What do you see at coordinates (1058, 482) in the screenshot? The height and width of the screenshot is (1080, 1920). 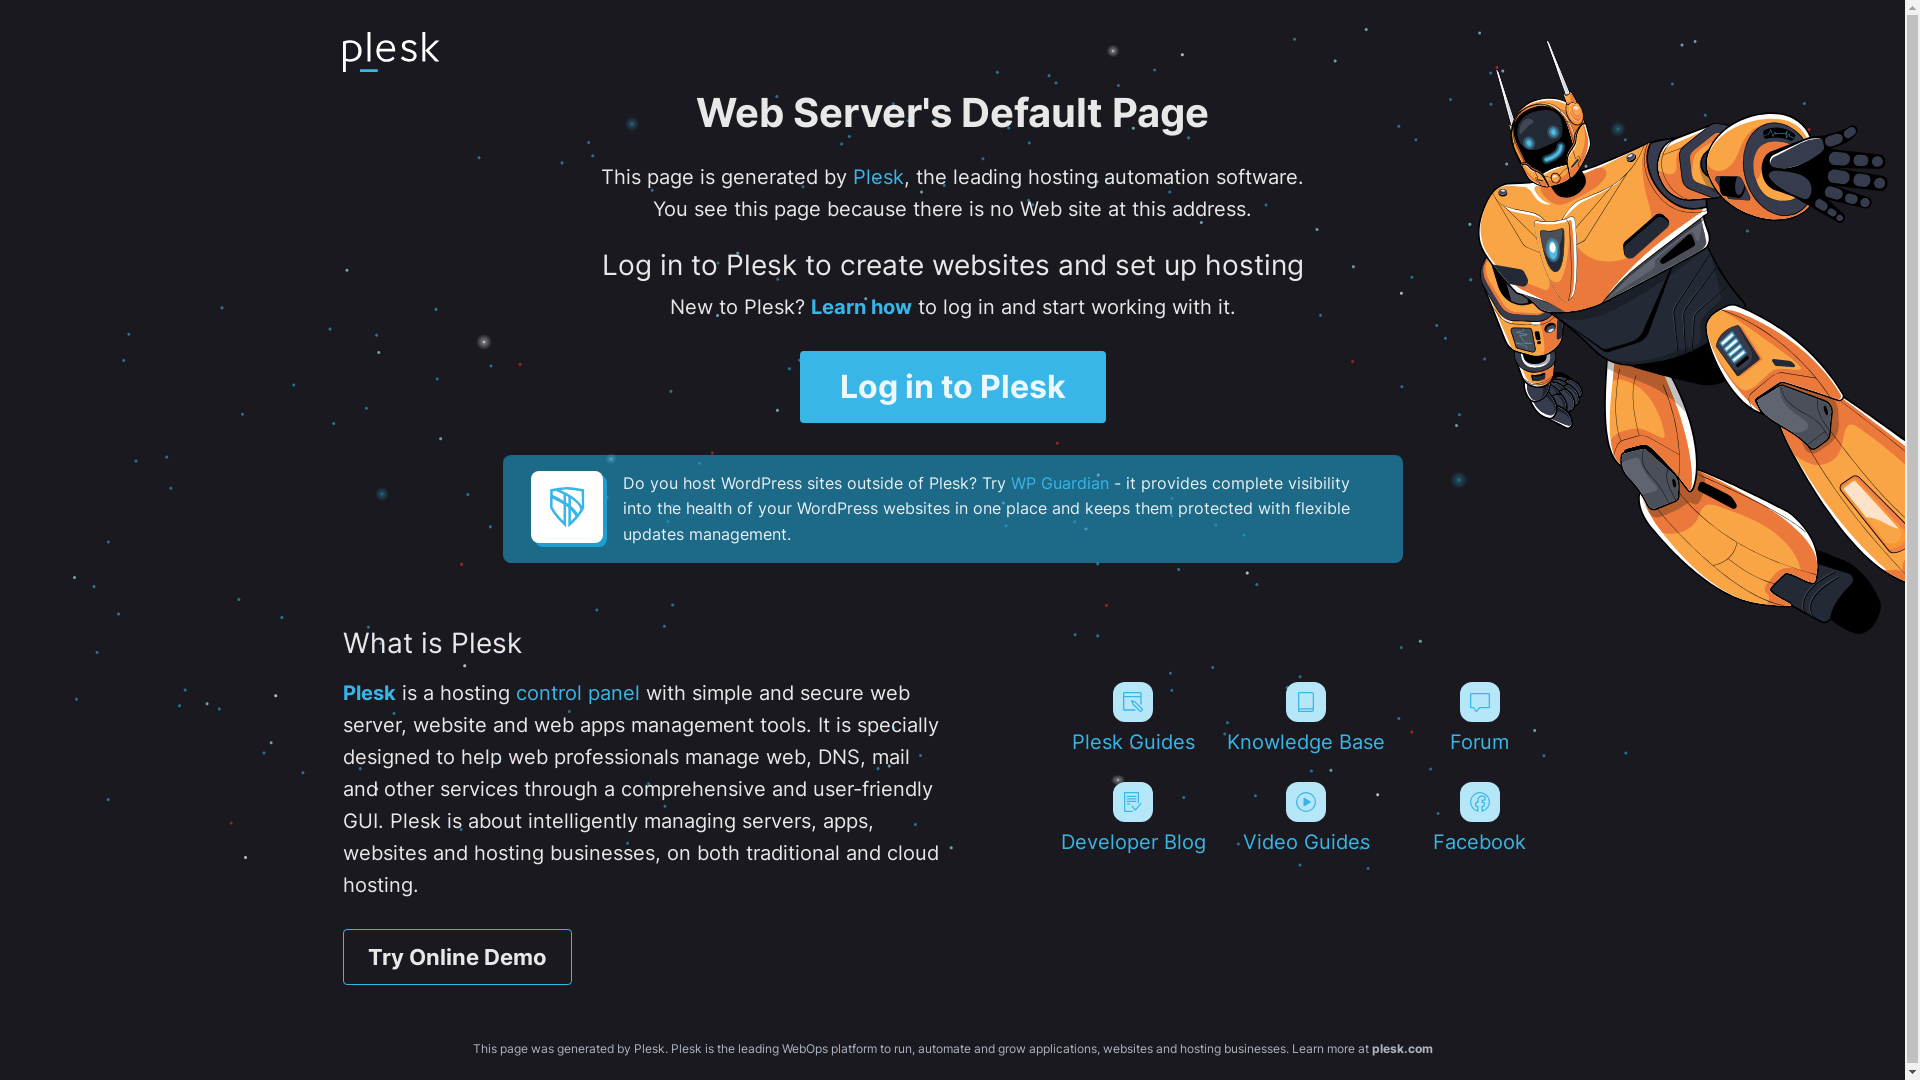 I see `'WP Guardian'` at bounding box center [1058, 482].